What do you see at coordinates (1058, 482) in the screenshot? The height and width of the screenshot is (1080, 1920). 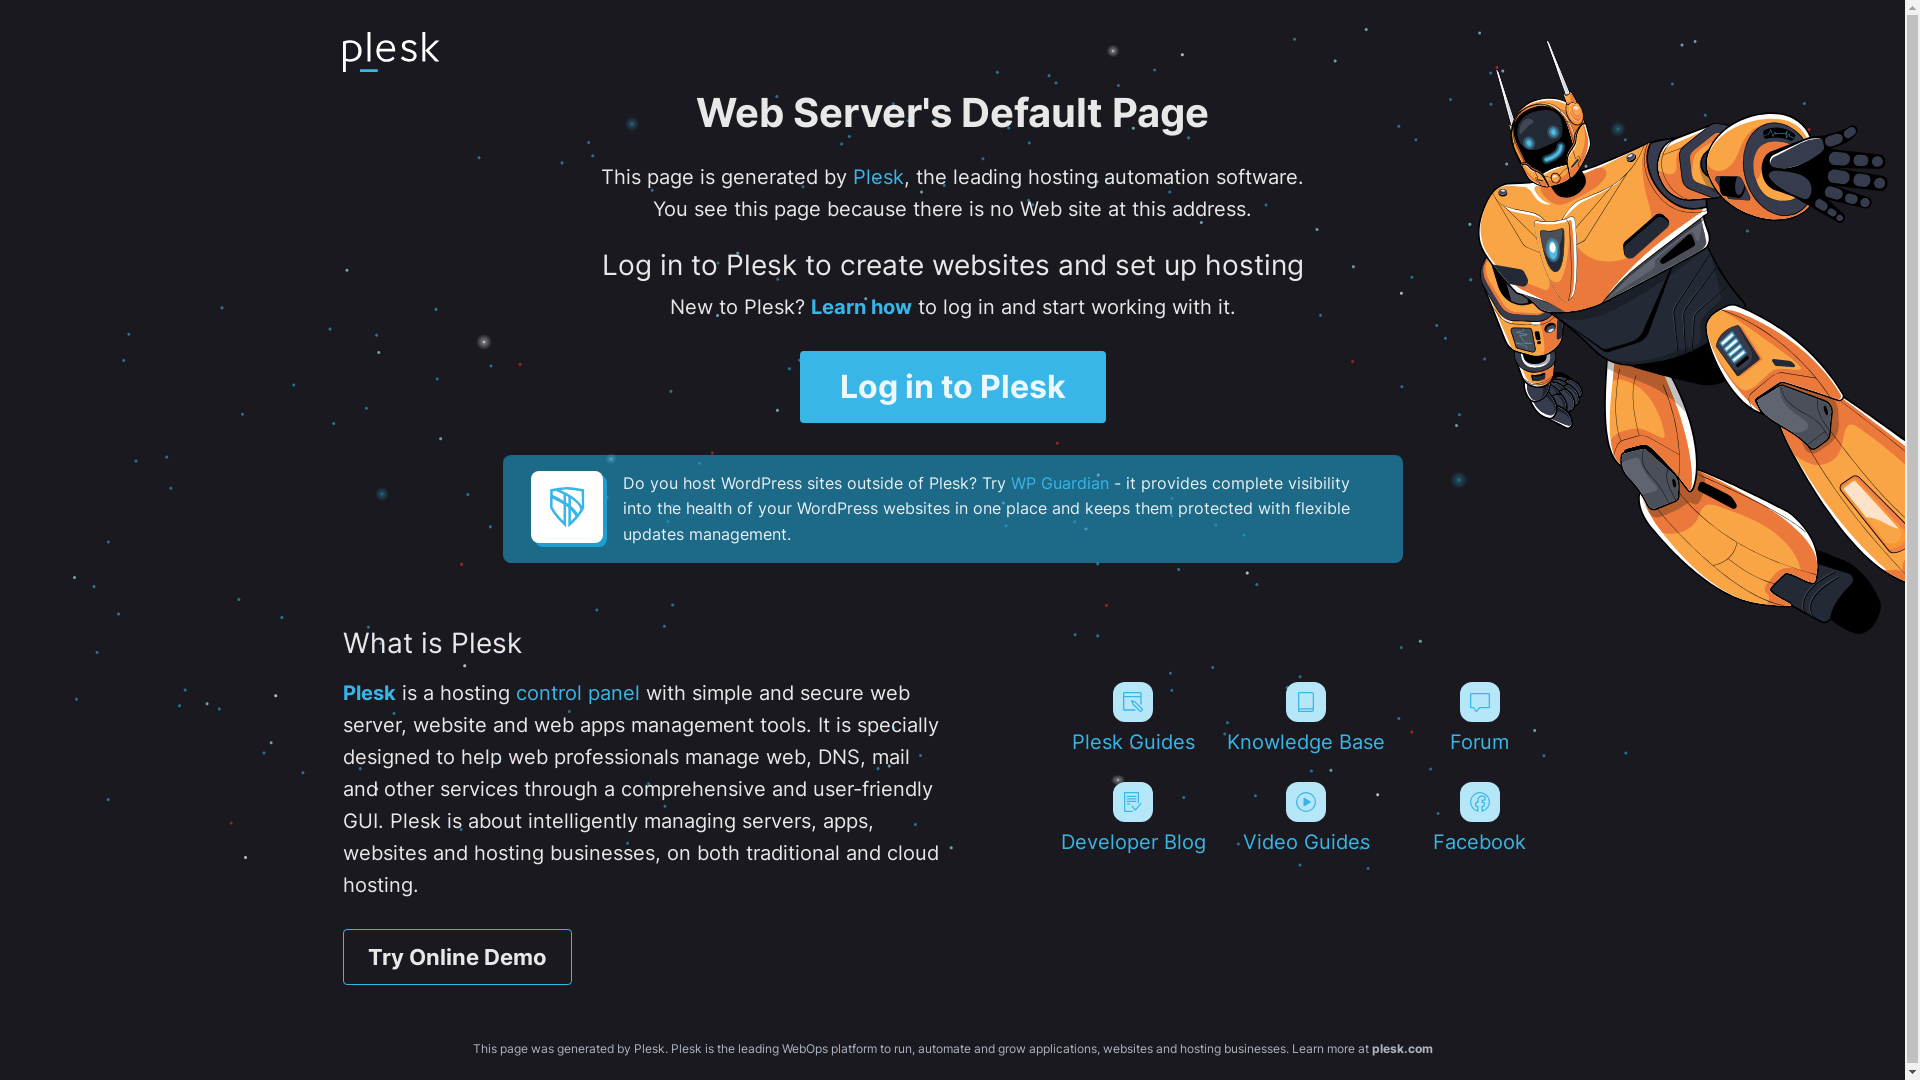 I see `'WP Guardian'` at bounding box center [1058, 482].